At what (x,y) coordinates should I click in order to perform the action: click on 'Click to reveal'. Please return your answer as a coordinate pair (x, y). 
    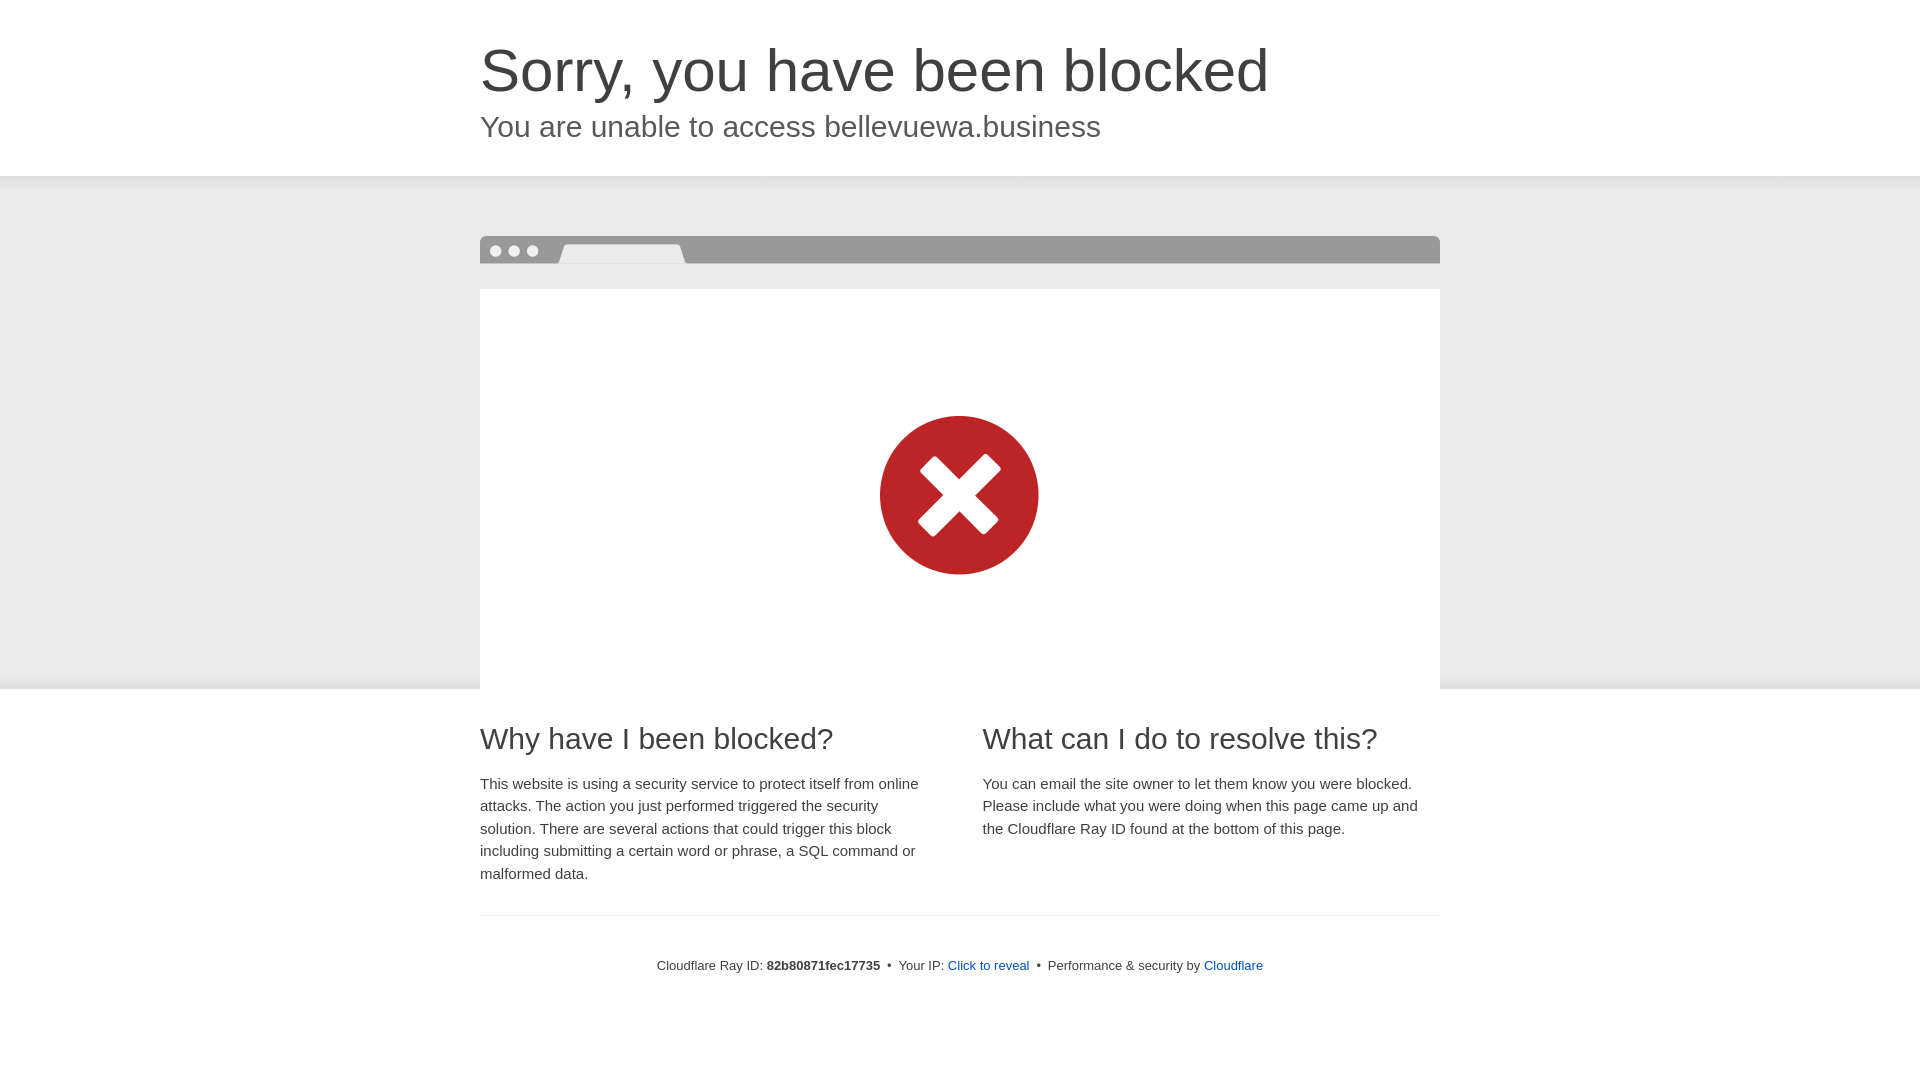
    Looking at the image, I should click on (988, 964).